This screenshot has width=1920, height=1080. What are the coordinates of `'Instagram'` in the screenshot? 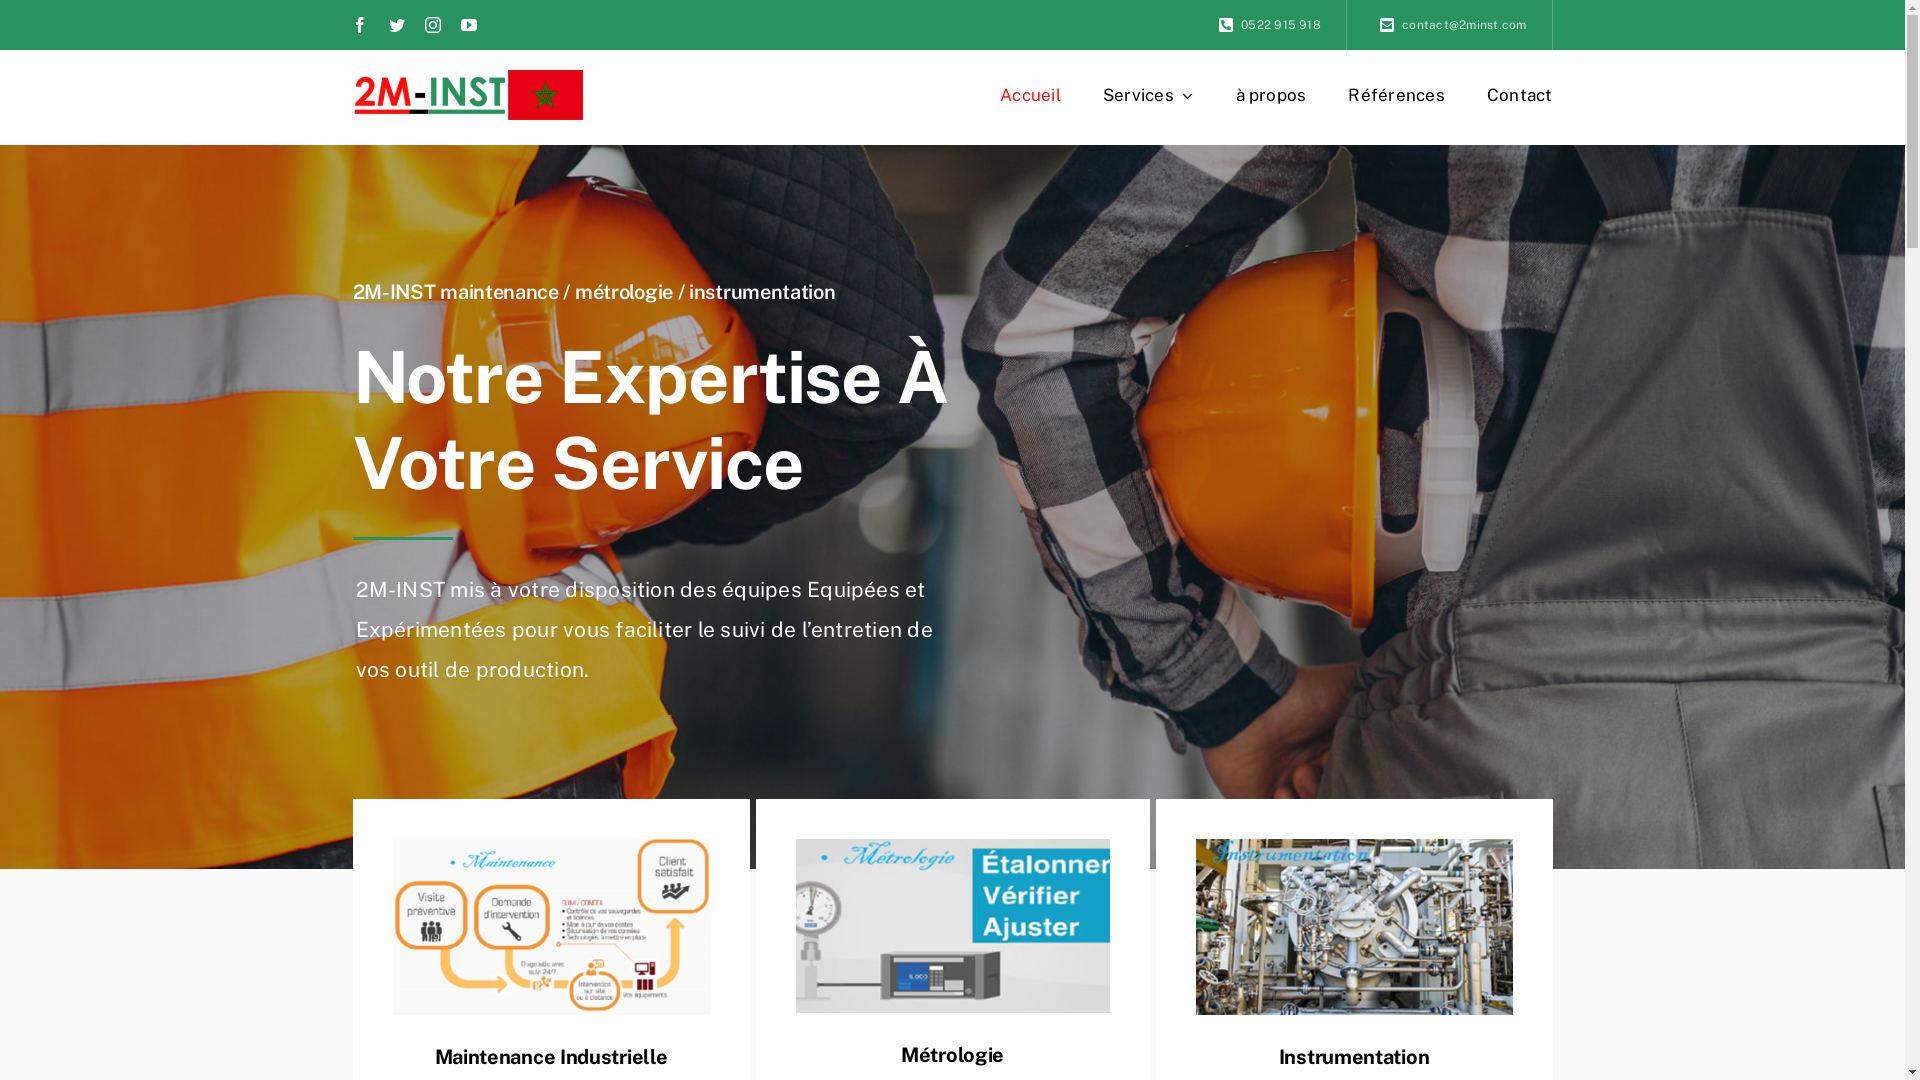 It's located at (431, 24).